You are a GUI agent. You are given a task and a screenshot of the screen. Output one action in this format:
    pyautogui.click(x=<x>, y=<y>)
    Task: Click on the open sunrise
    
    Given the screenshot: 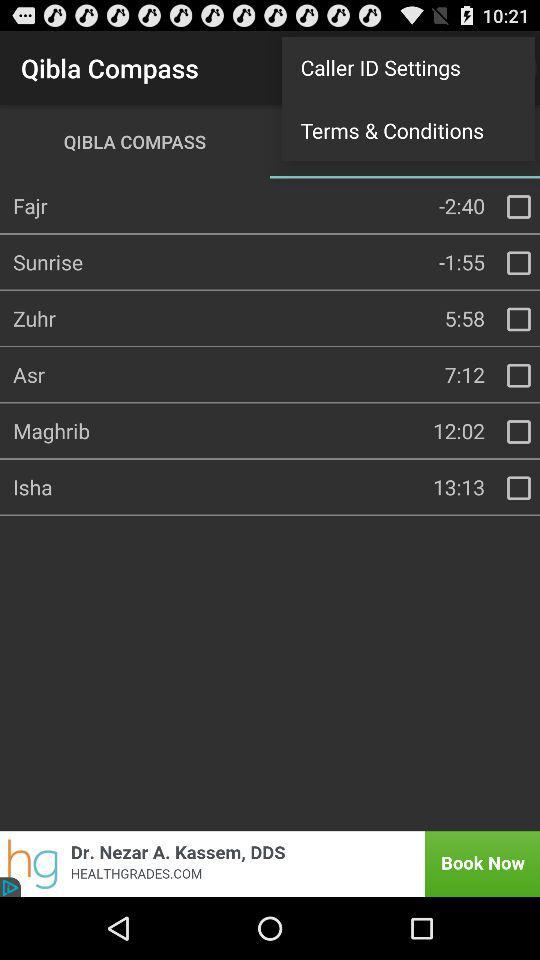 What is the action you would take?
    pyautogui.click(x=518, y=262)
    